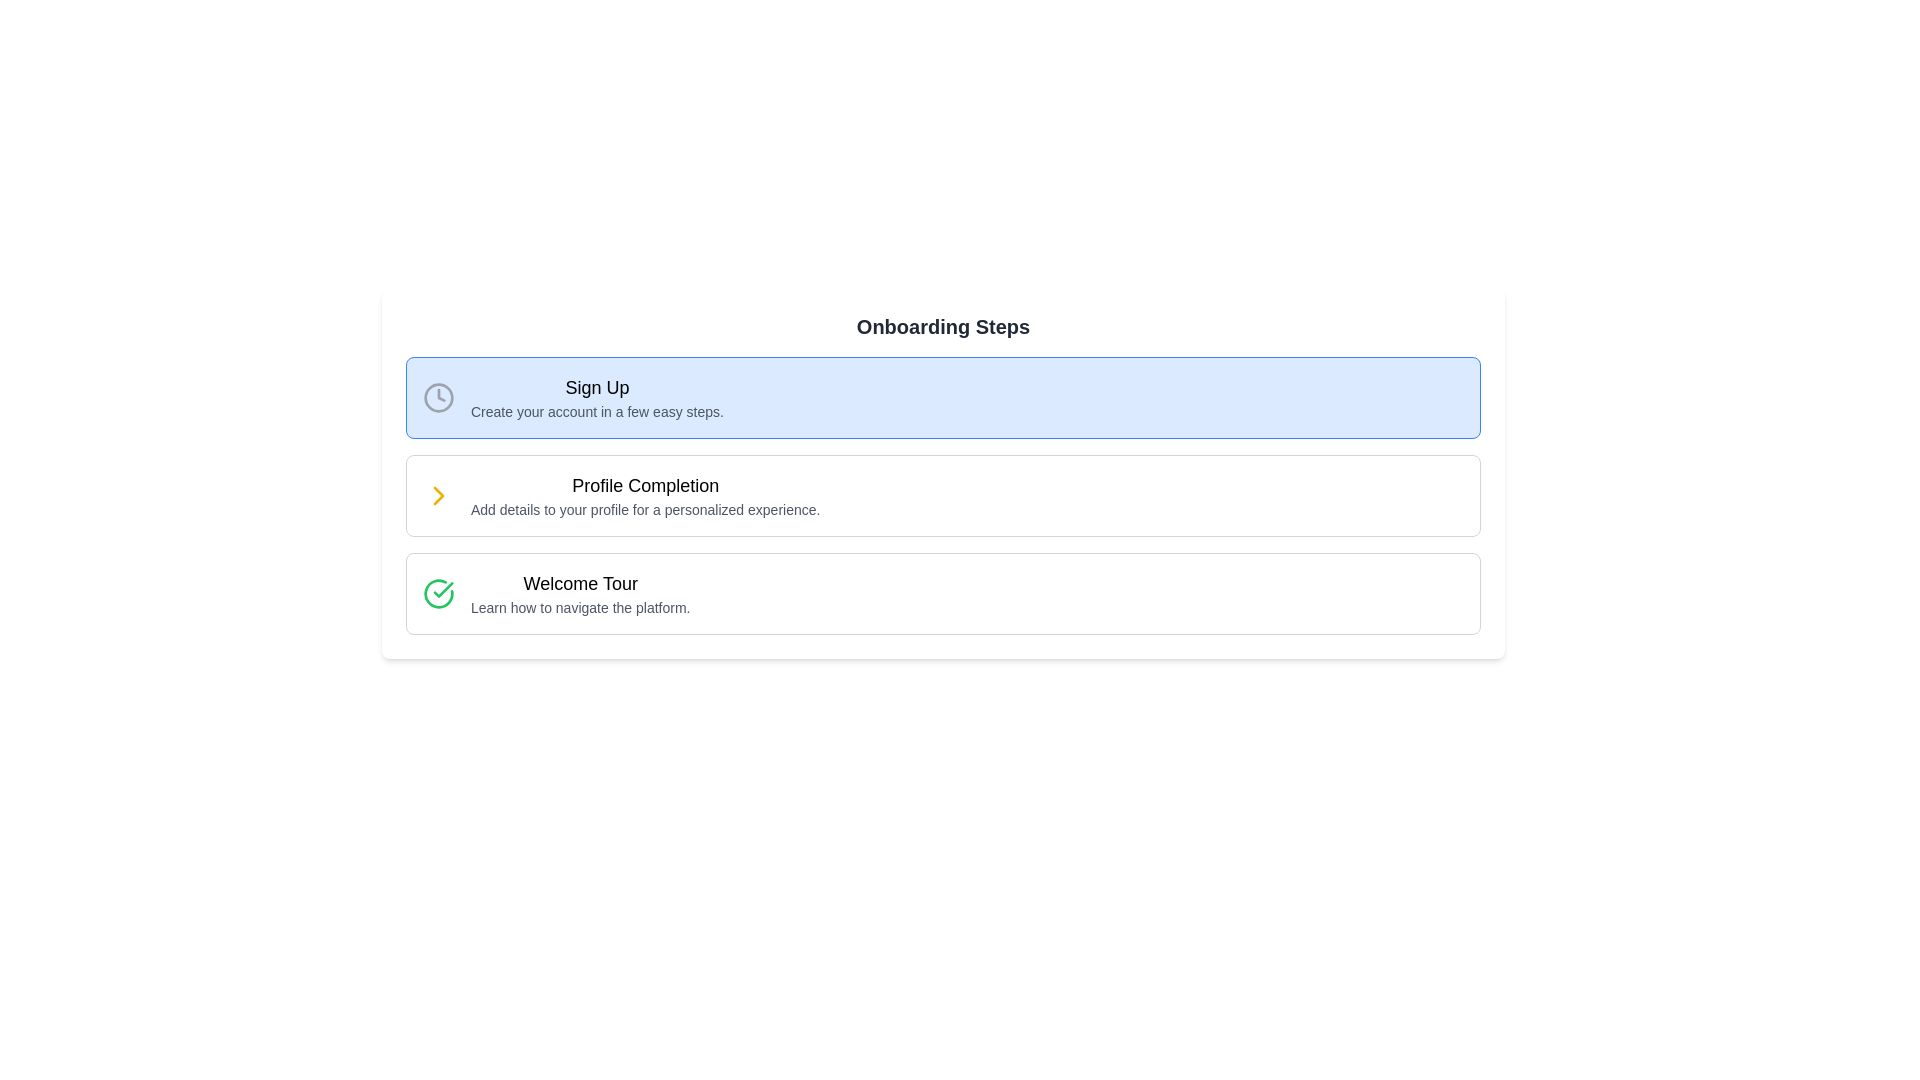  I want to click on the text label that says 'Create your account in a few easy steps.' which is located directly under the 'Sign Up' heading in the first onboarding step, so click(596, 411).